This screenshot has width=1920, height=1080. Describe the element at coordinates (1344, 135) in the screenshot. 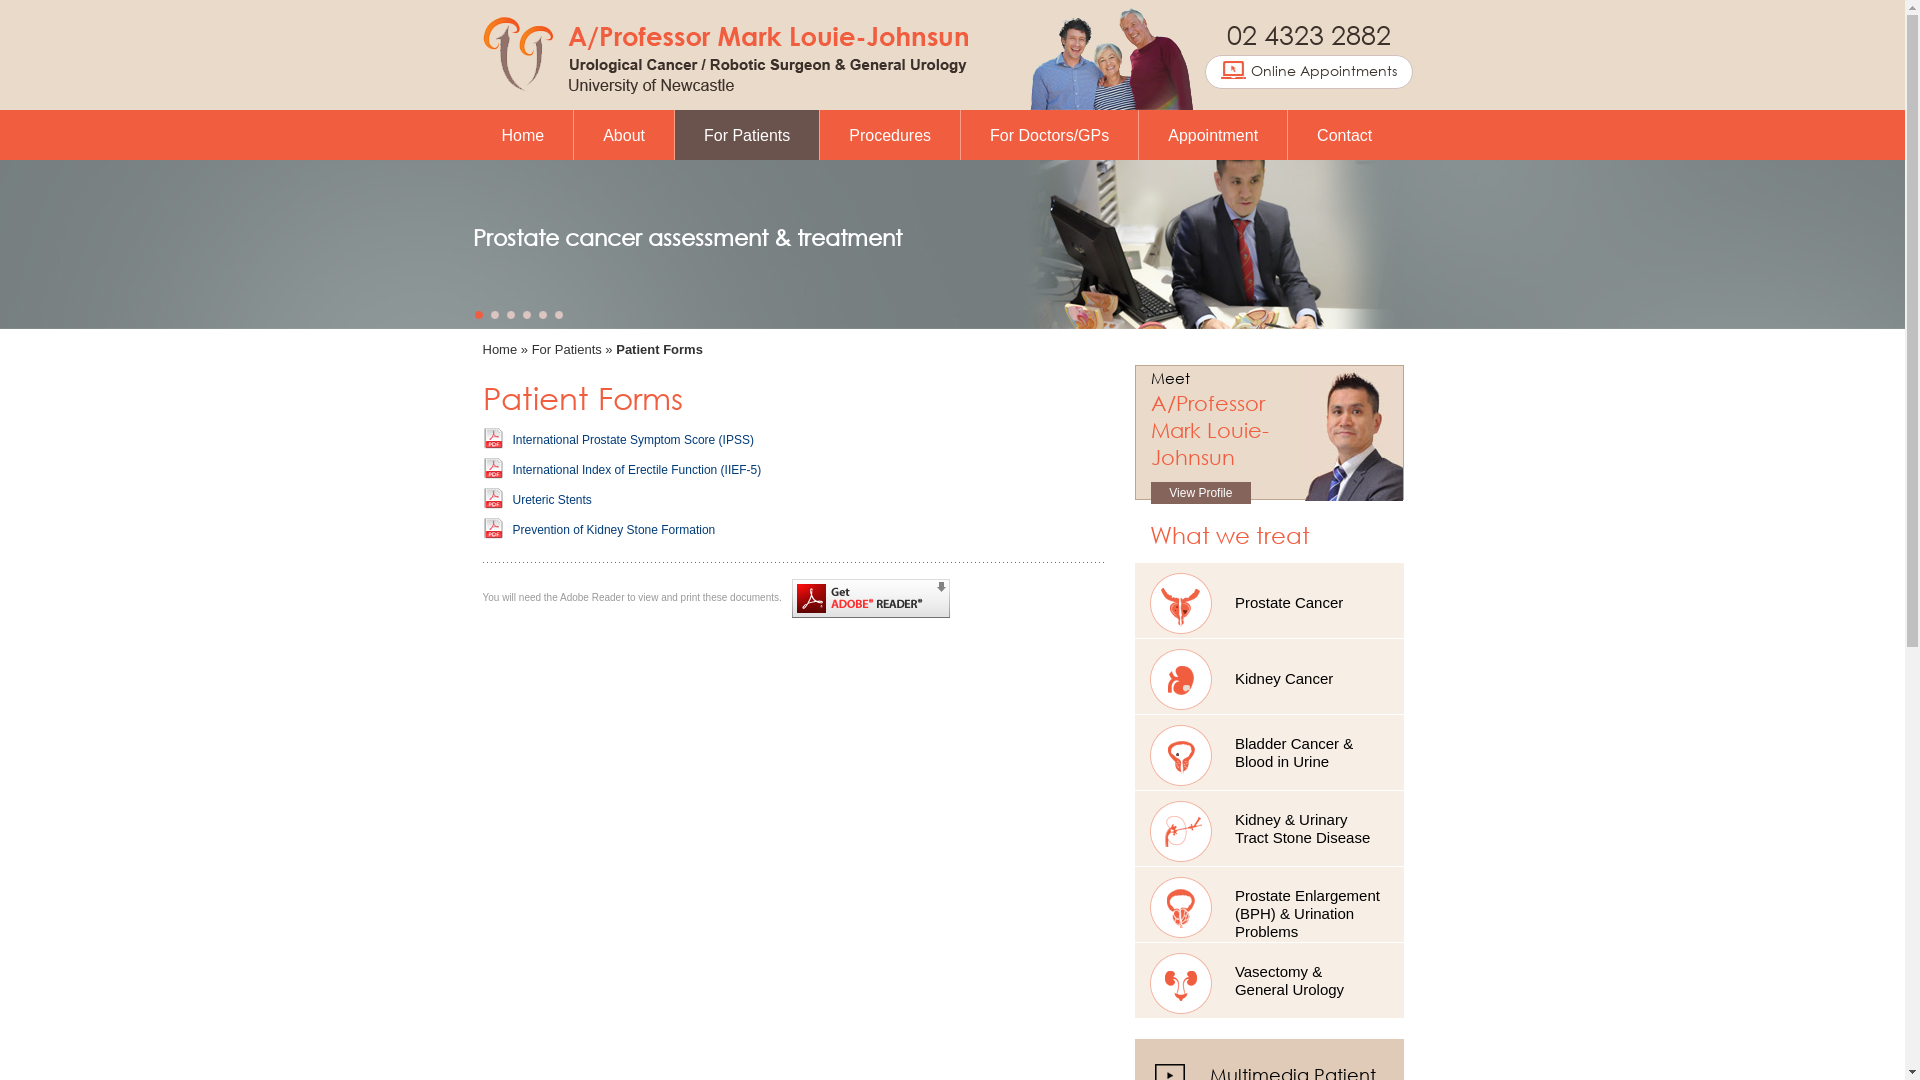

I see `'Contact'` at that location.